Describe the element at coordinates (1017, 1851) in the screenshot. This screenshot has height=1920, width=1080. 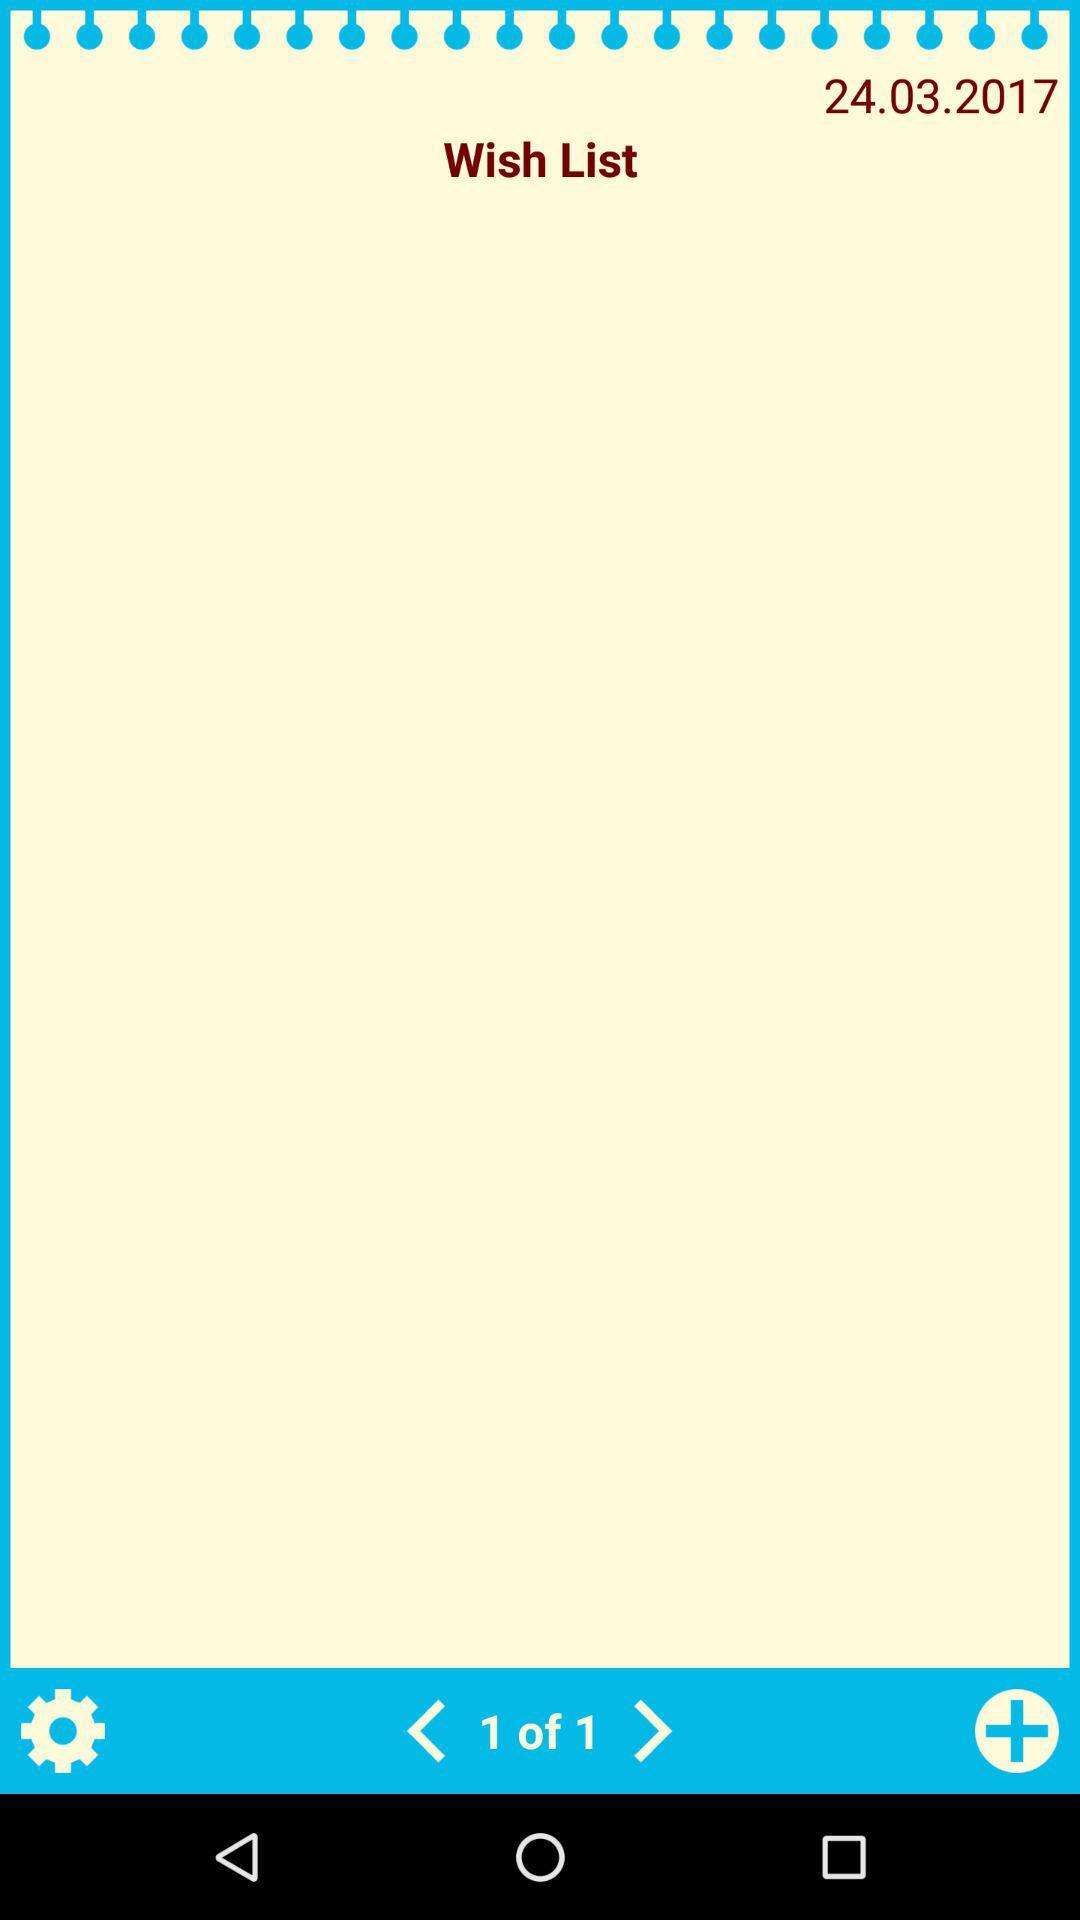
I see `the add icon` at that location.